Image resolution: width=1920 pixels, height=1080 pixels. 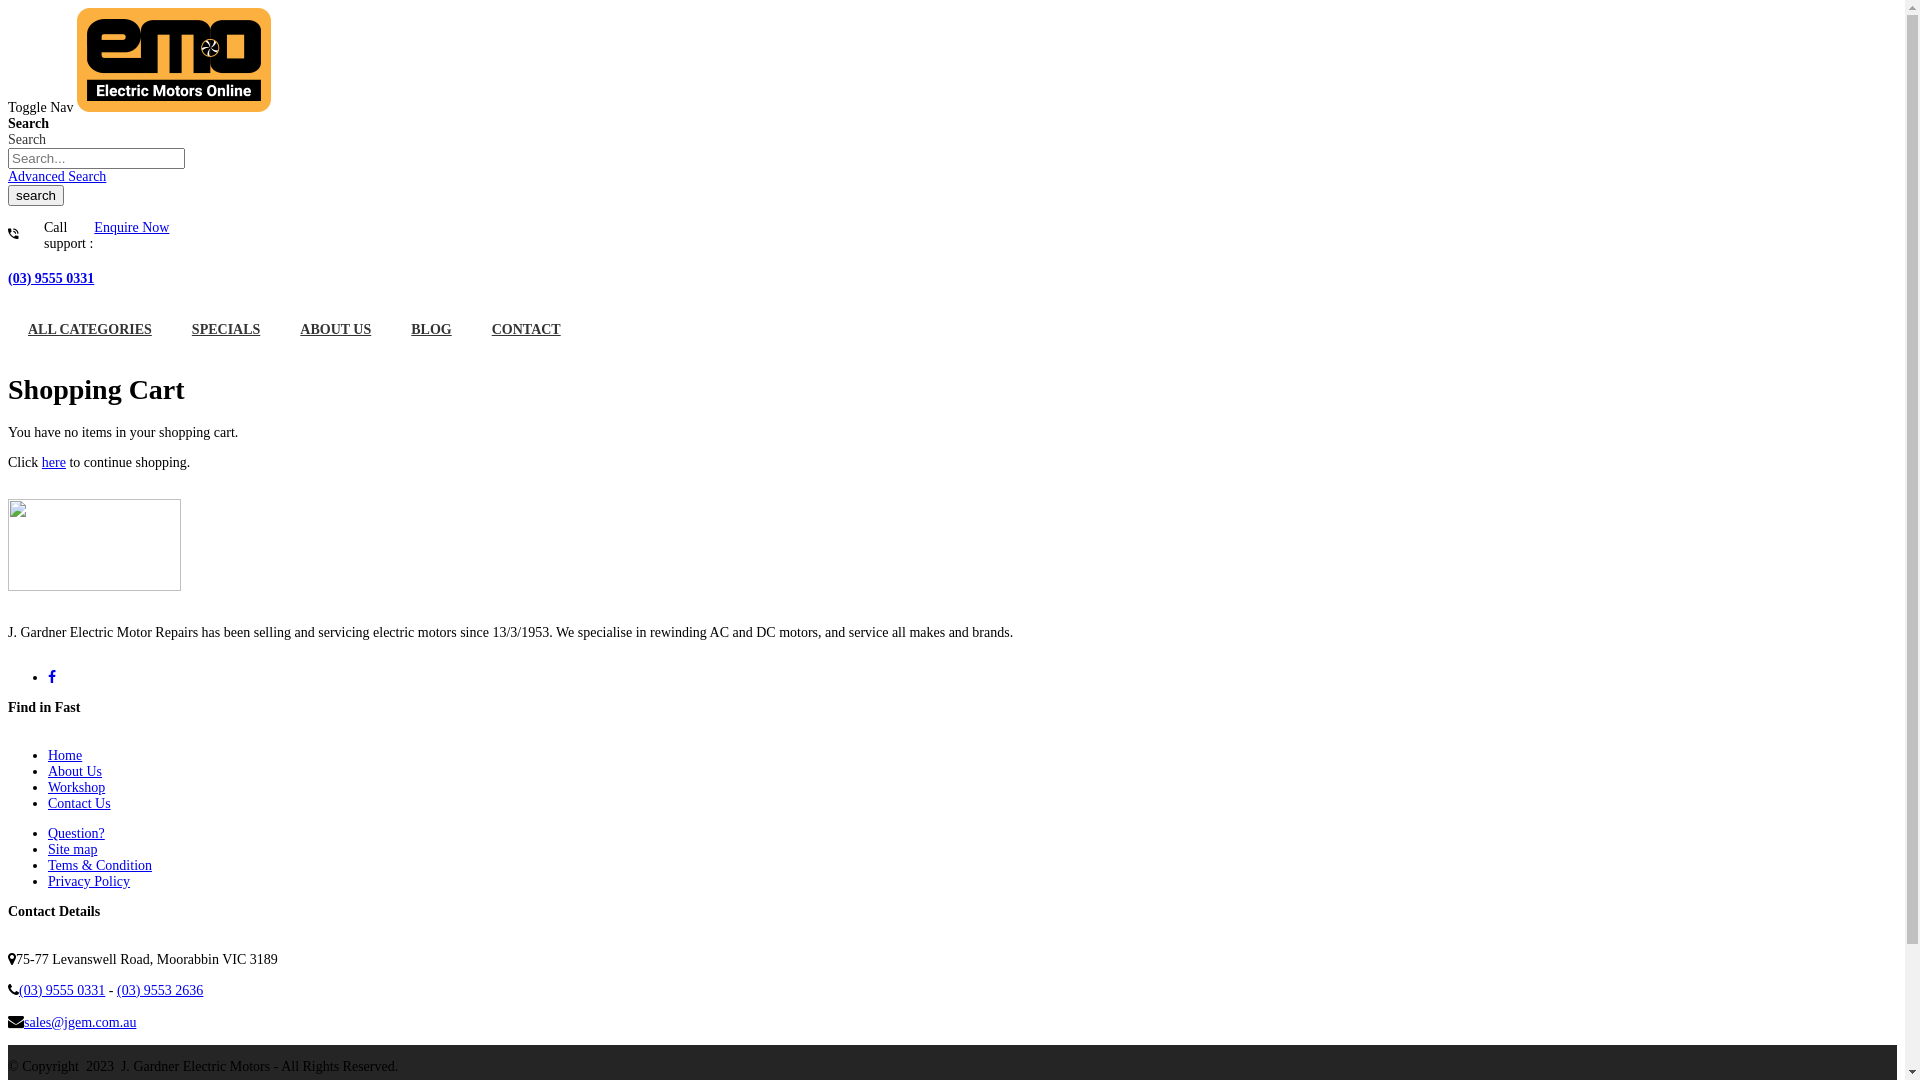 What do you see at coordinates (65, 755) in the screenshot?
I see `'Home'` at bounding box center [65, 755].